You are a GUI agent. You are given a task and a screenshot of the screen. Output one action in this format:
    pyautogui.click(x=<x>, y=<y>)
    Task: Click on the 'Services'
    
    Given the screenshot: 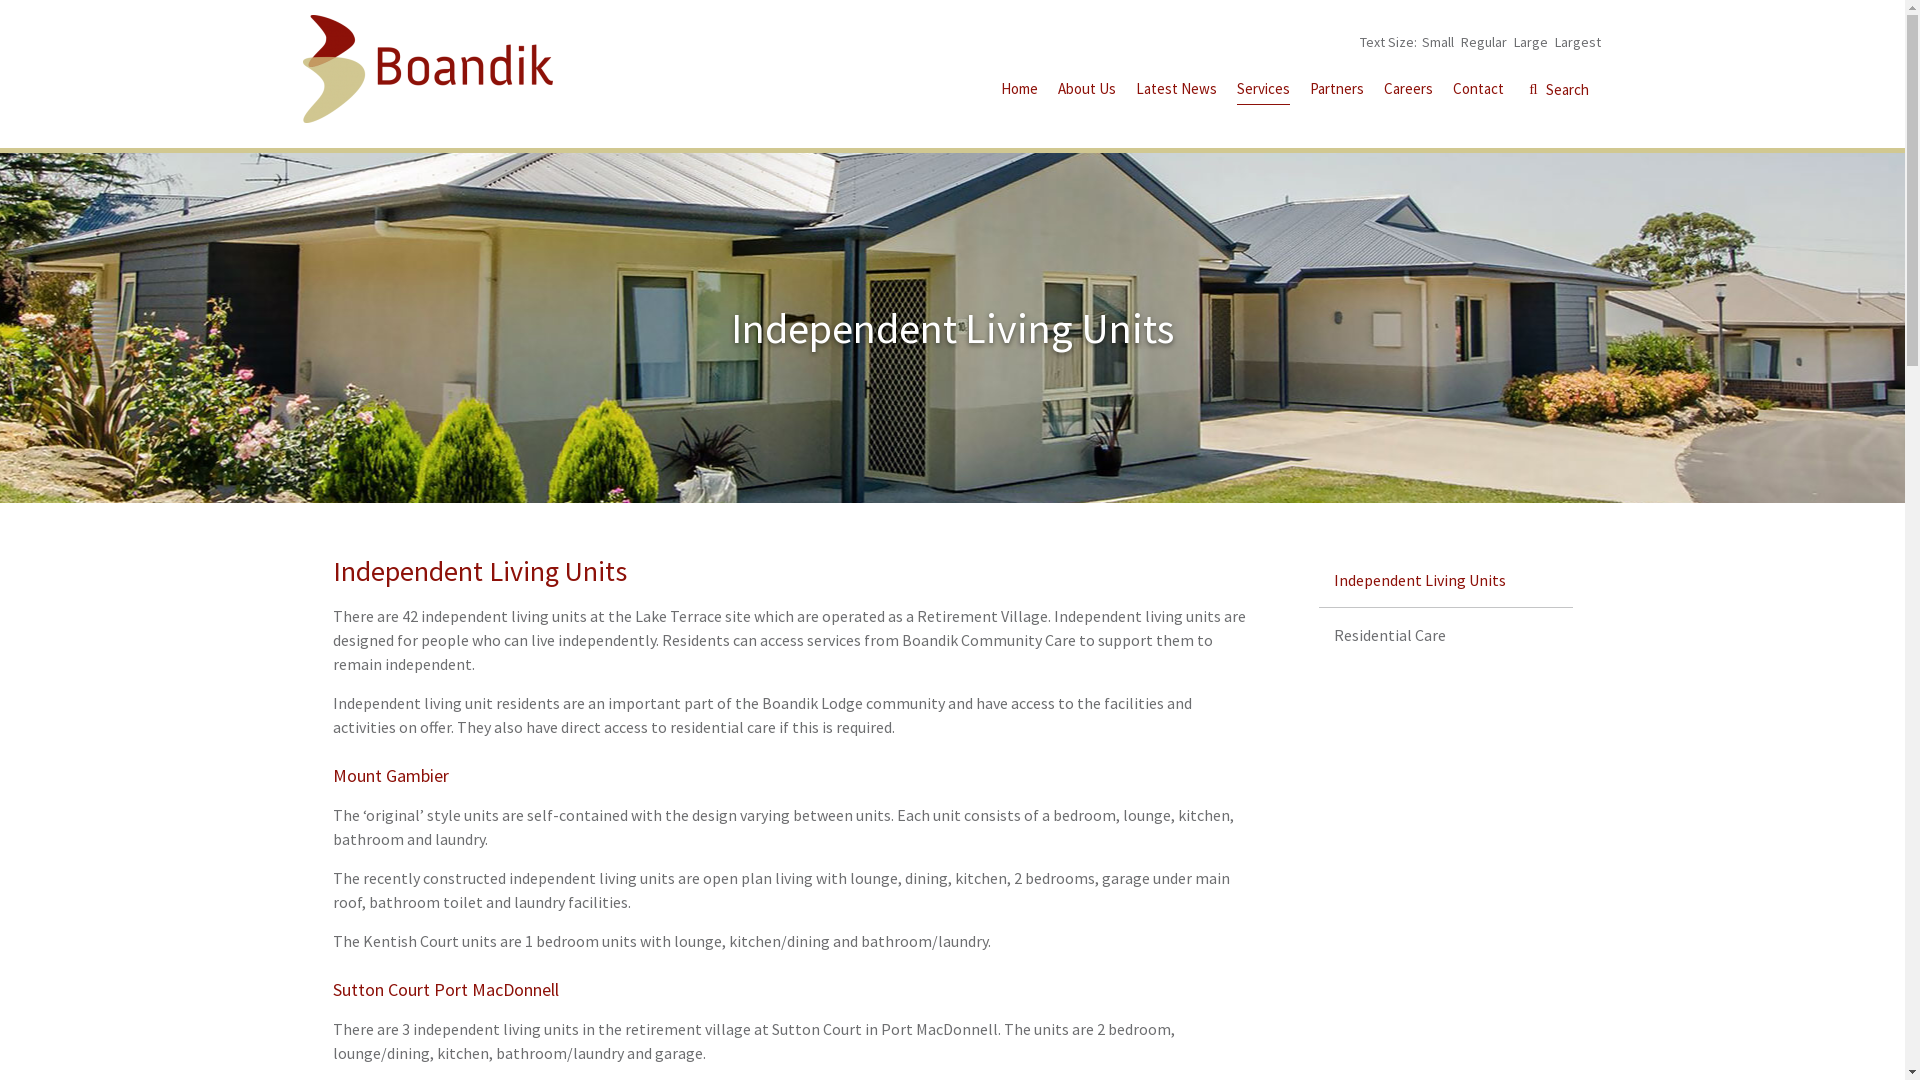 What is the action you would take?
    pyautogui.click(x=1261, y=92)
    